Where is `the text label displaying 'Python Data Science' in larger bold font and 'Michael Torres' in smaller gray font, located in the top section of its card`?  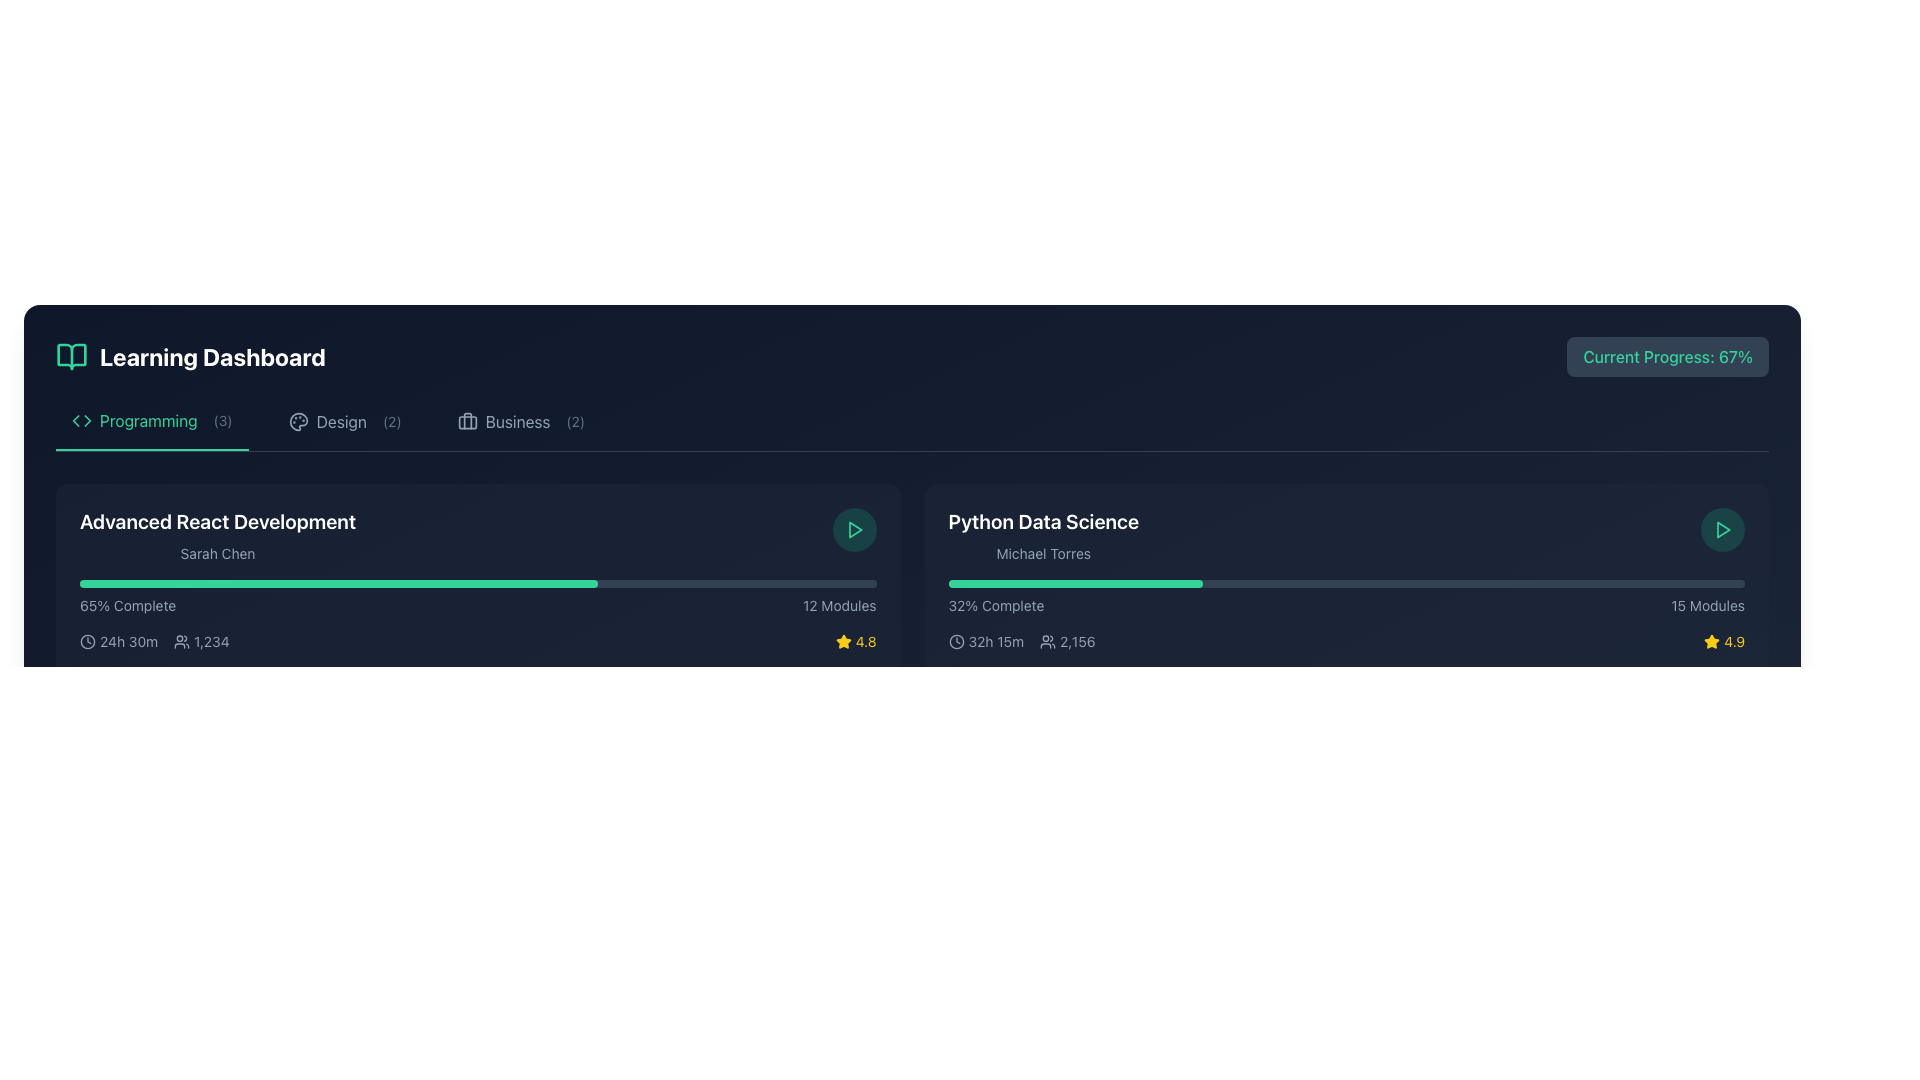 the text label displaying 'Python Data Science' in larger bold font and 'Michael Torres' in smaller gray font, located in the top section of its card is located at coordinates (1042, 535).